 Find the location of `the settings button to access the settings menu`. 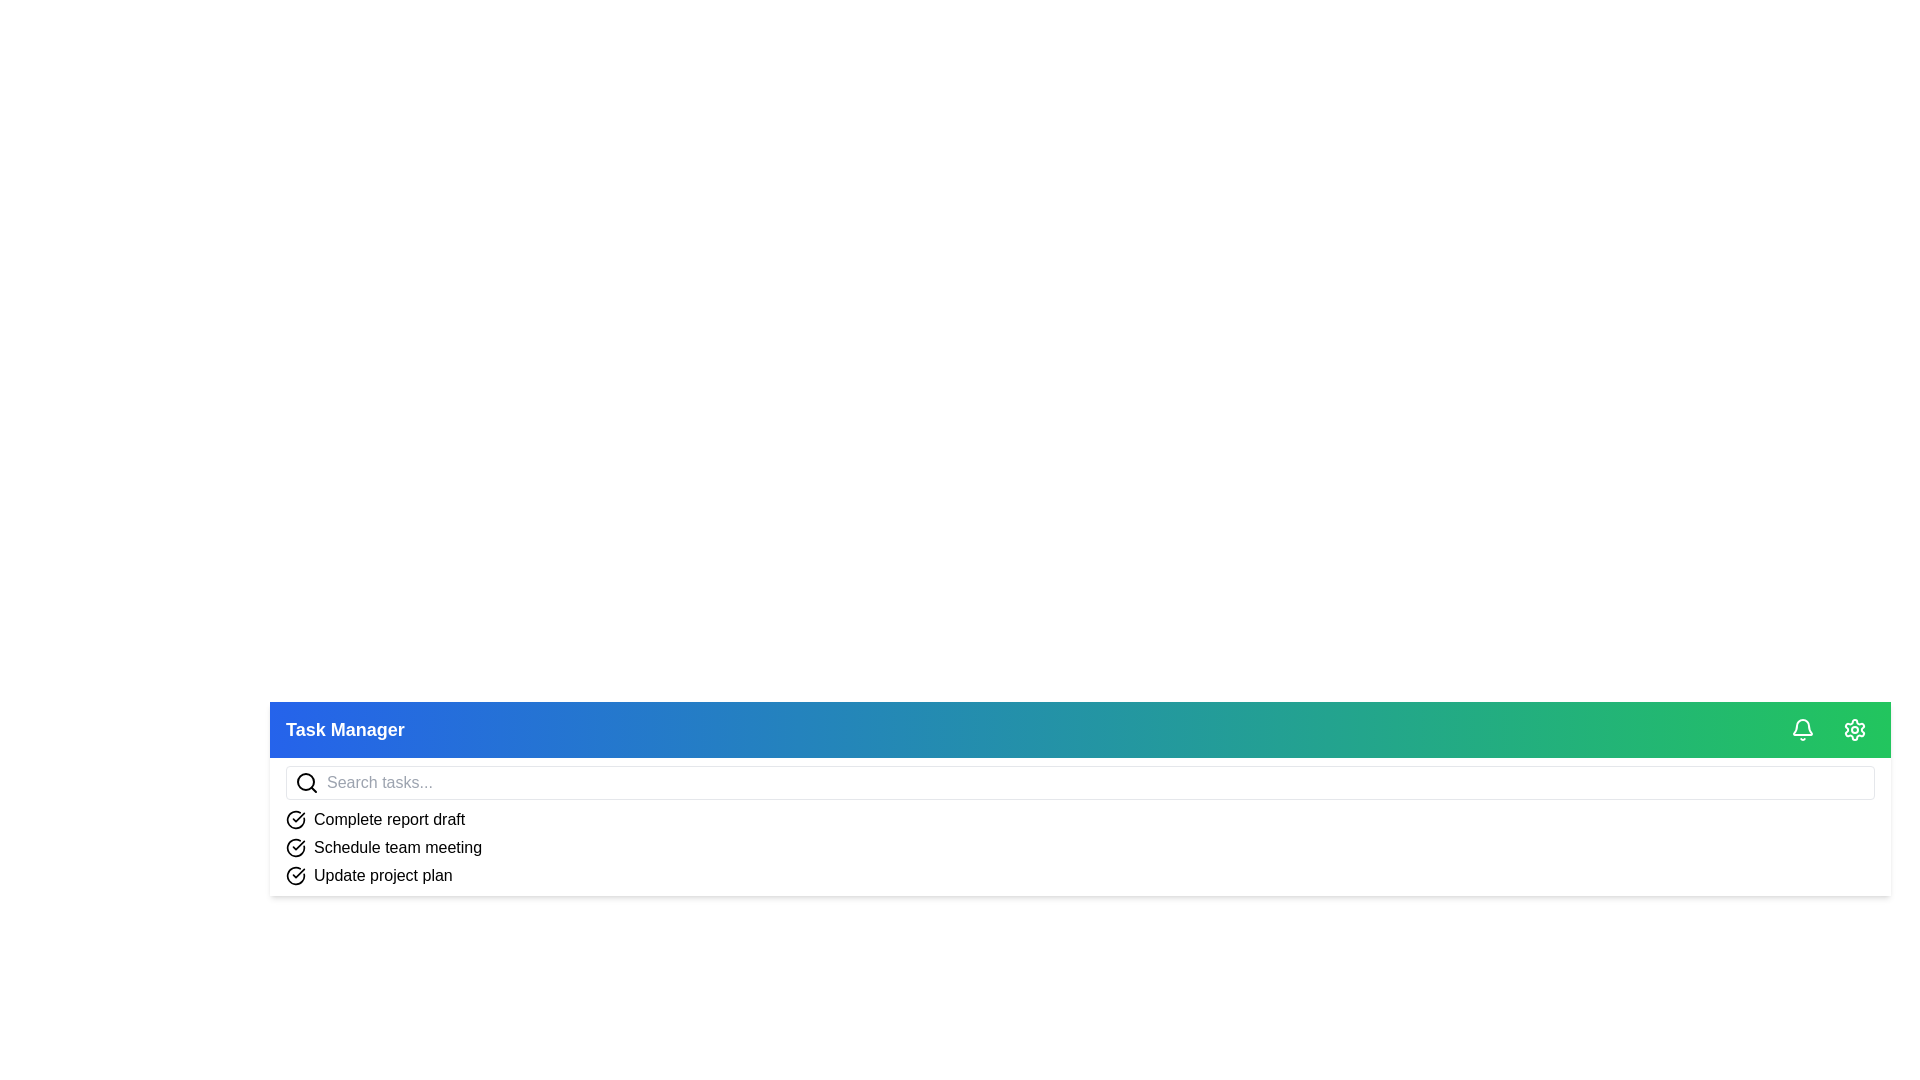

the settings button to access the settings menu is located at coordinates (1853, 729).